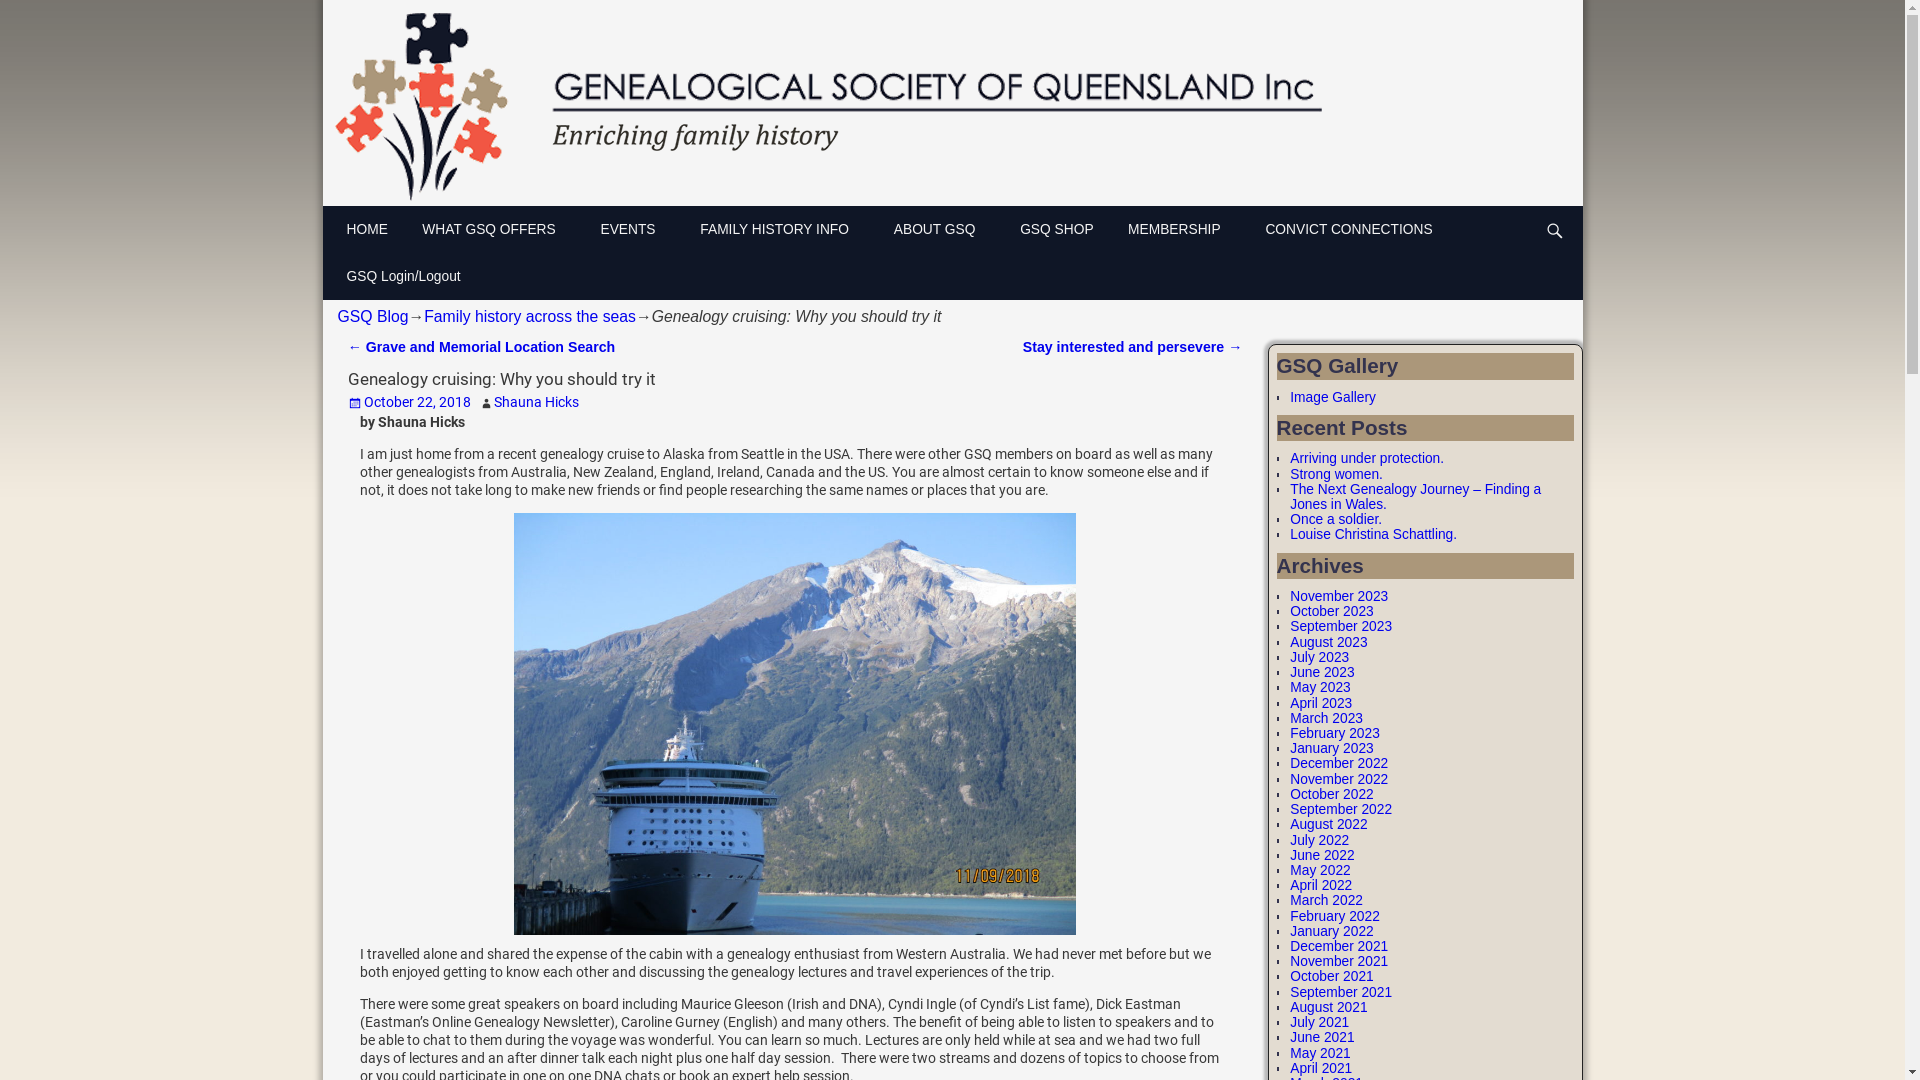 This screenshot has height=1080, width=1920. Describe the element at coordinates (1340, 625) in the screenshot. I see `'September 2023'` at that location.